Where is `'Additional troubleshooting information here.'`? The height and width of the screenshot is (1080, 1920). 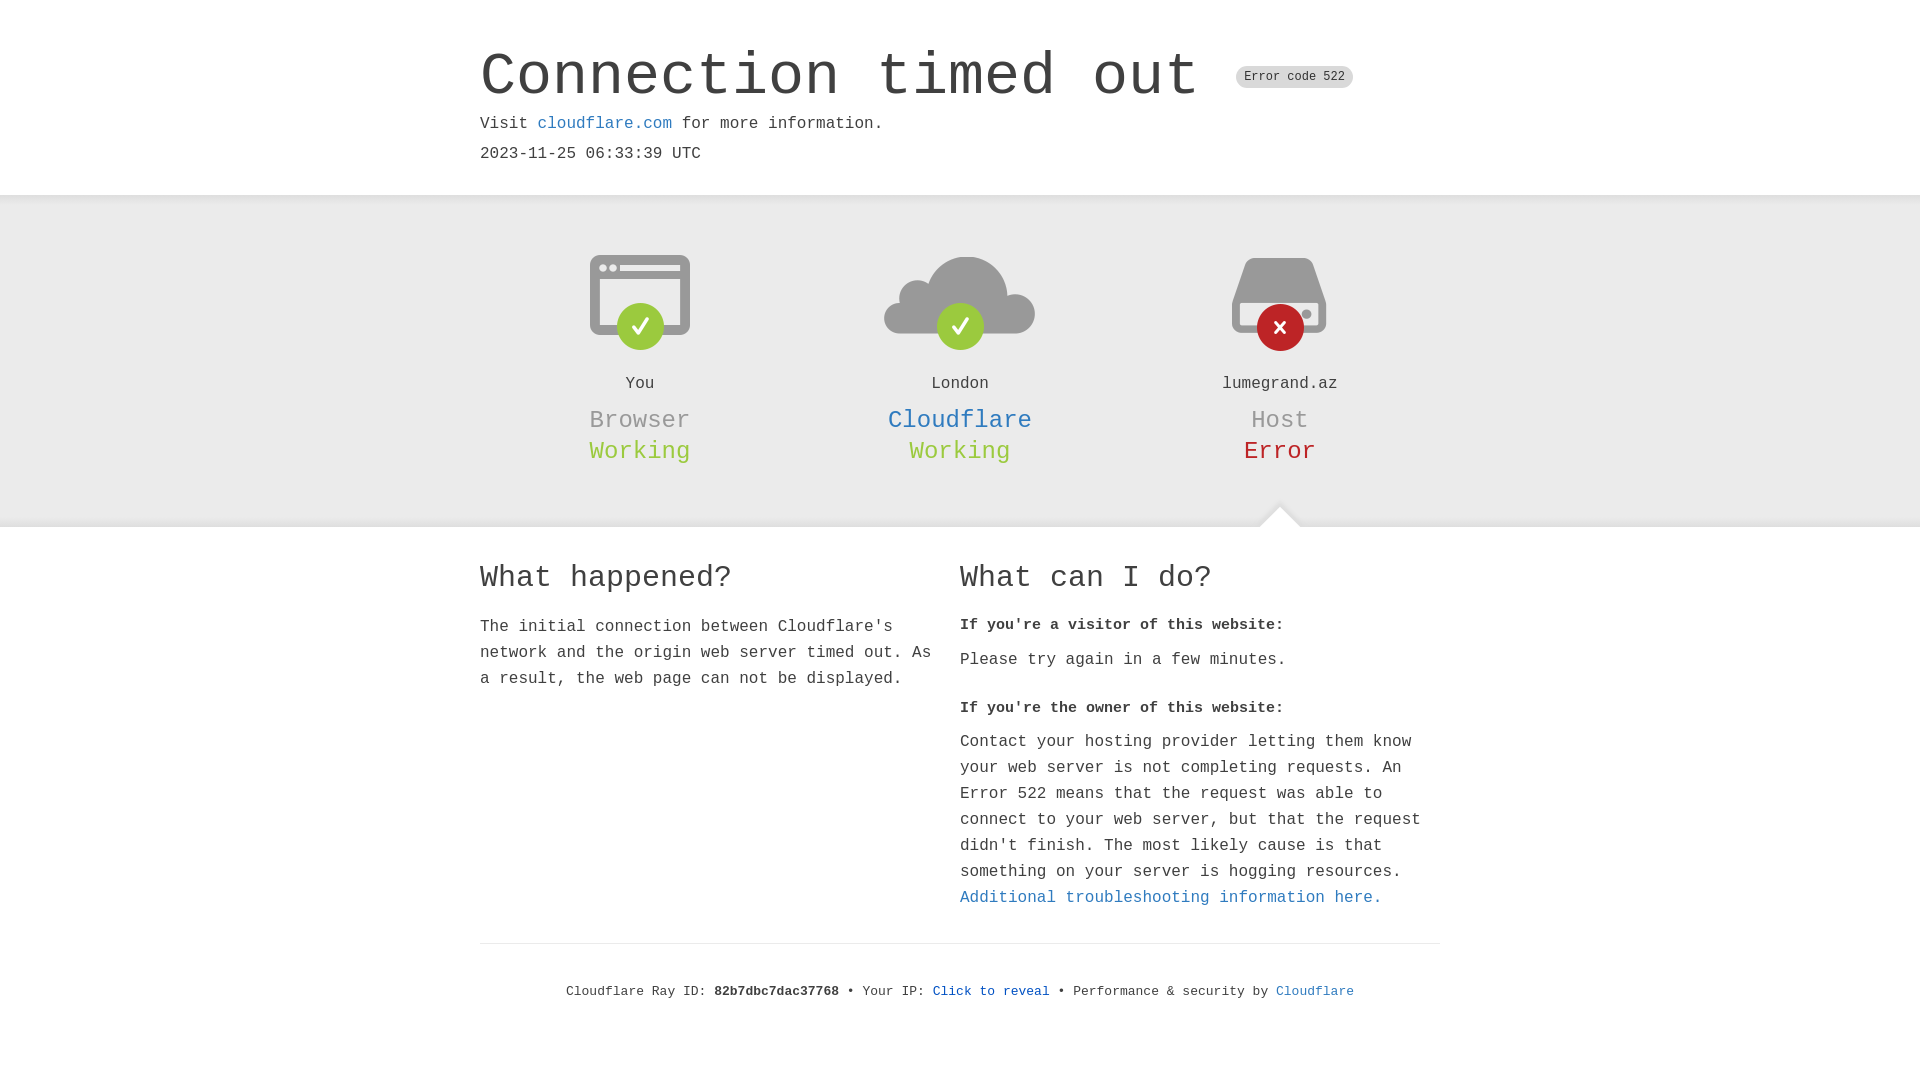
'Additional troubleshooting information here.' is located at coordinates (1171, 897).